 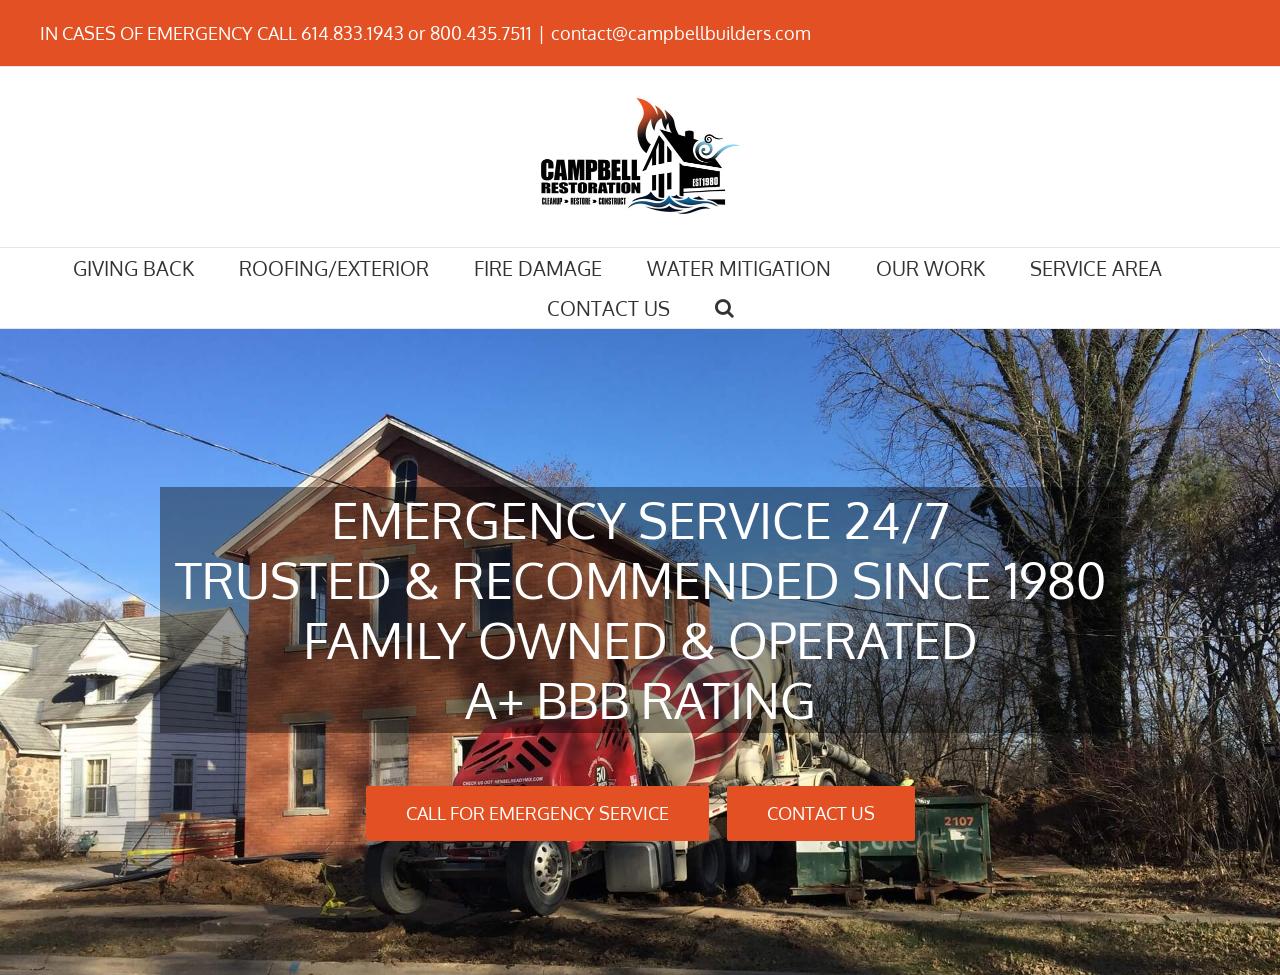 I want to click on 'SERVICE AREA', so click(x=1030, y=266).